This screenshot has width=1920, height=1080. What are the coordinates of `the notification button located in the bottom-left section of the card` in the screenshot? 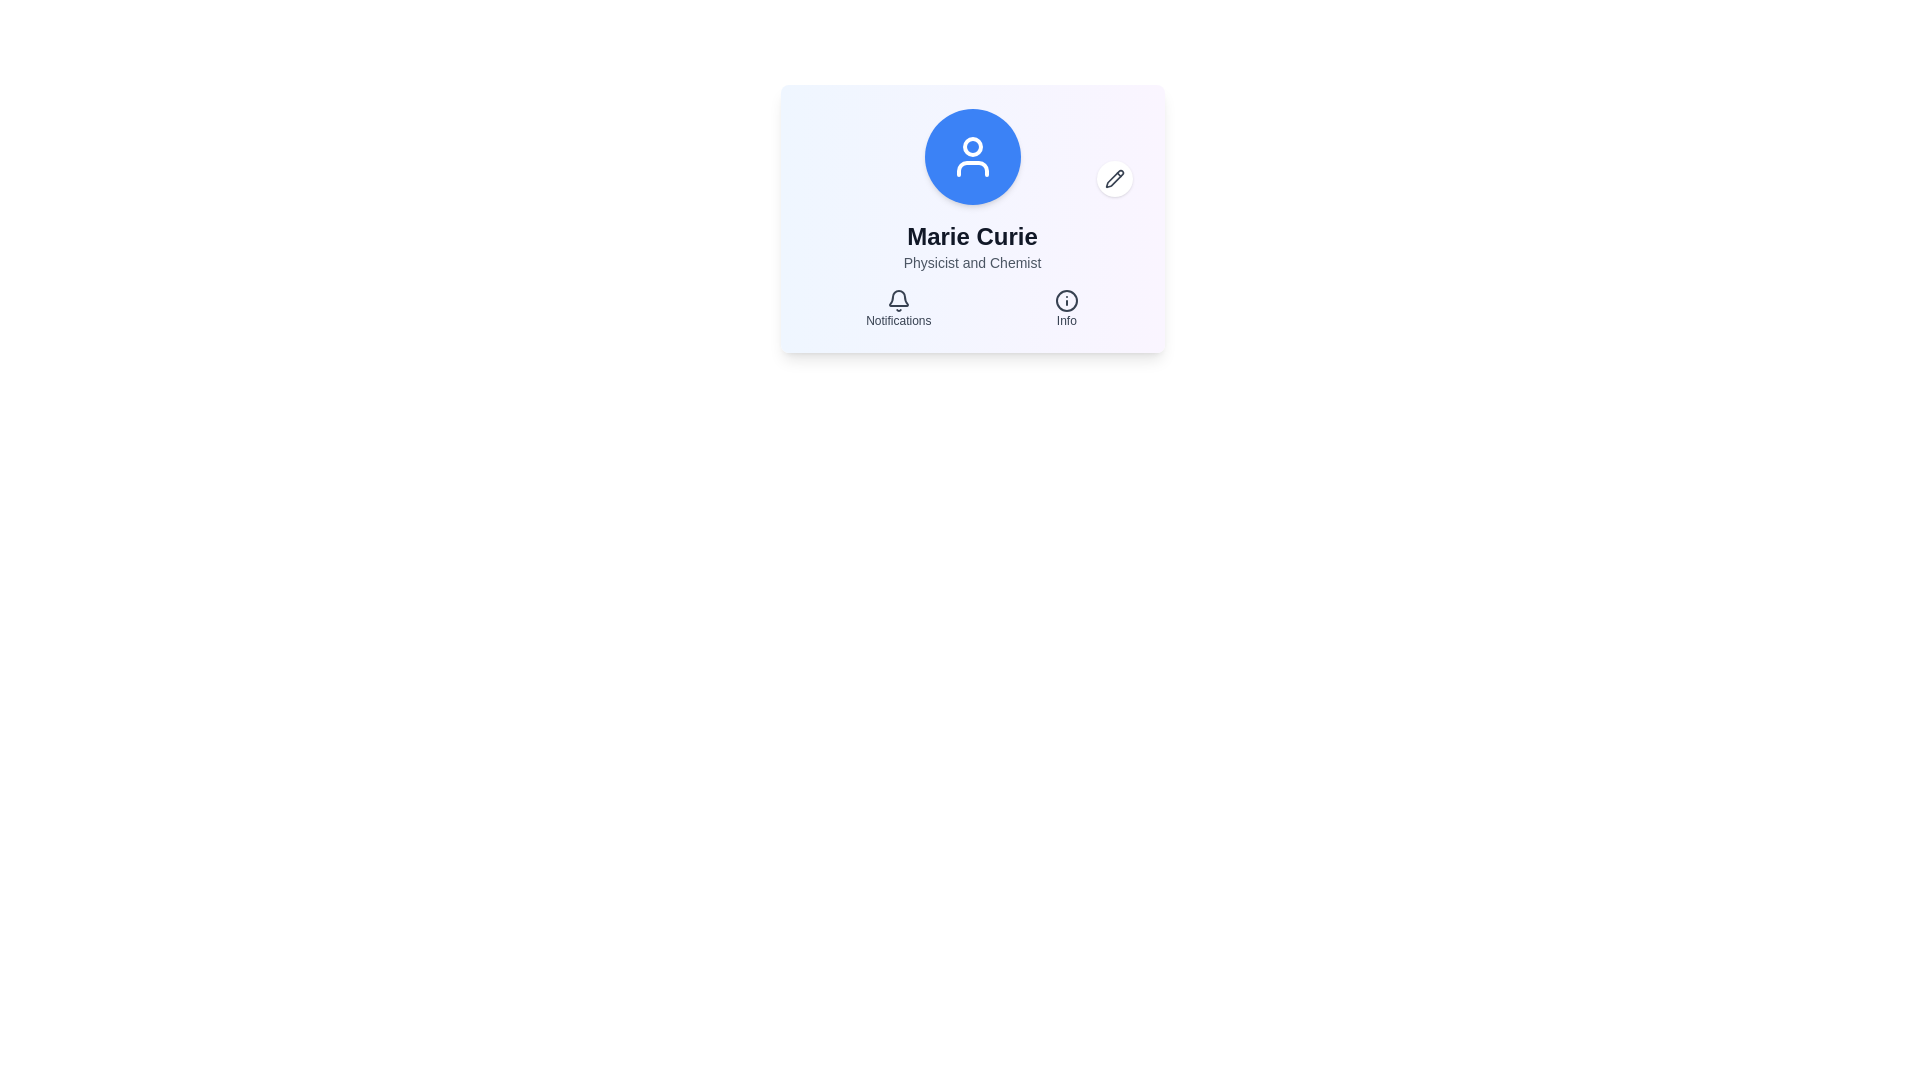 It's located at (897, 308).